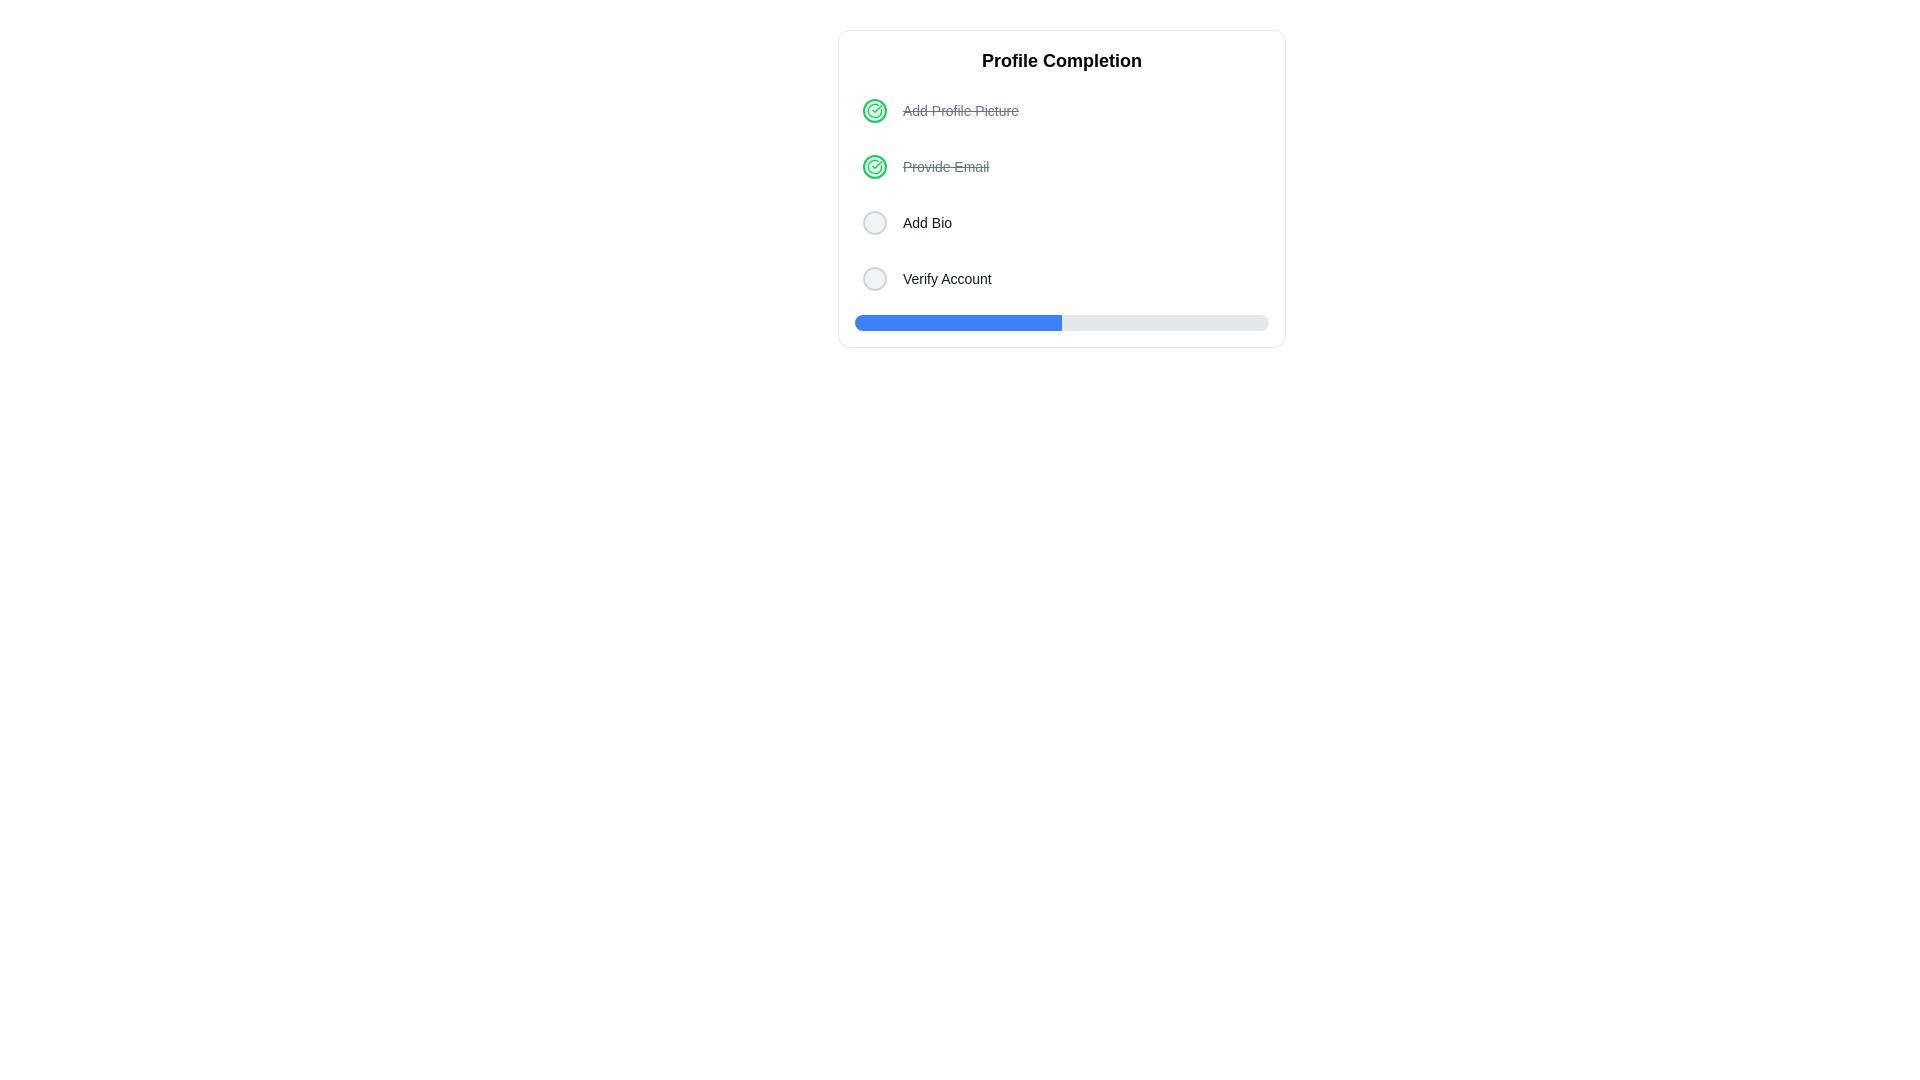  Describe the element at coordinates (957, 322) in the screenshot. I see `the filled portion of the progress bar indicating task completion within the 'Profile Completion' interface card` at that location.